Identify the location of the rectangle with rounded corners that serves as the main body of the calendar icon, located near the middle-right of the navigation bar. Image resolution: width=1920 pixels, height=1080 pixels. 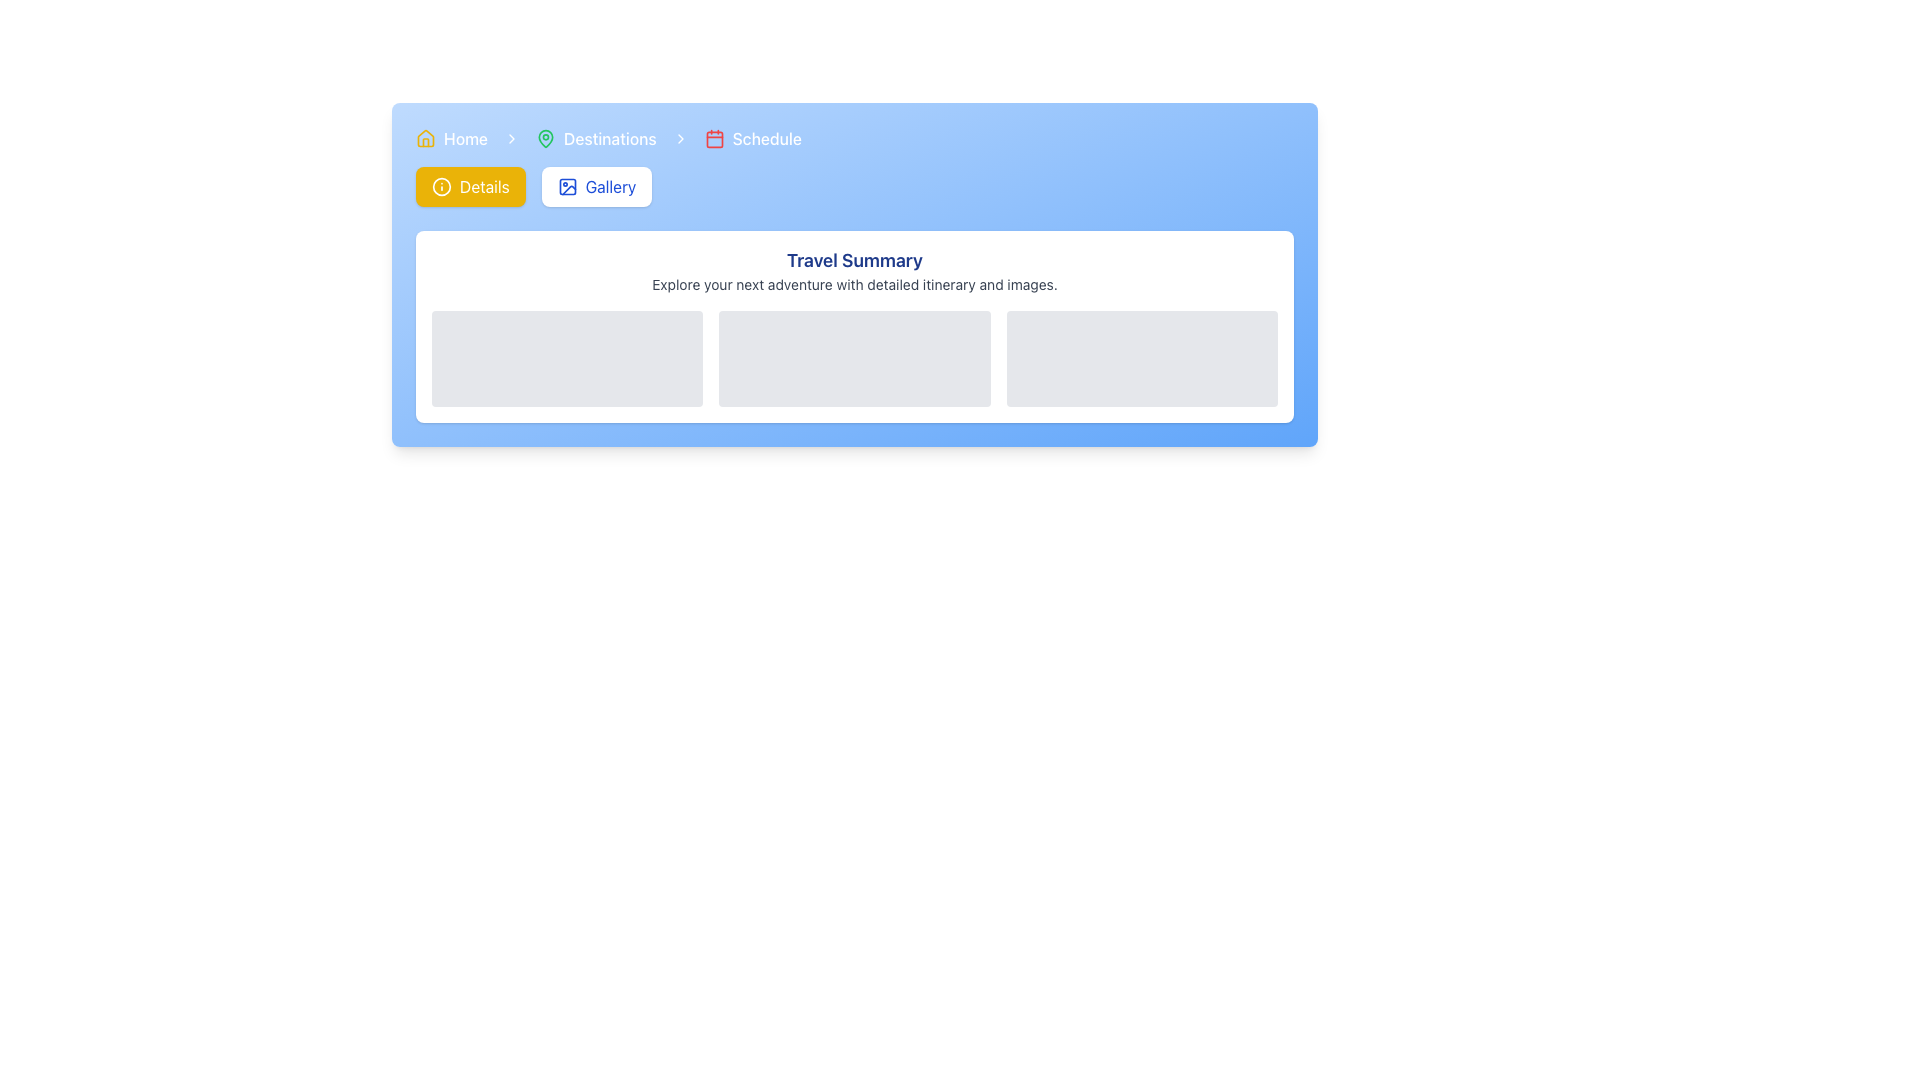
(714, 138).